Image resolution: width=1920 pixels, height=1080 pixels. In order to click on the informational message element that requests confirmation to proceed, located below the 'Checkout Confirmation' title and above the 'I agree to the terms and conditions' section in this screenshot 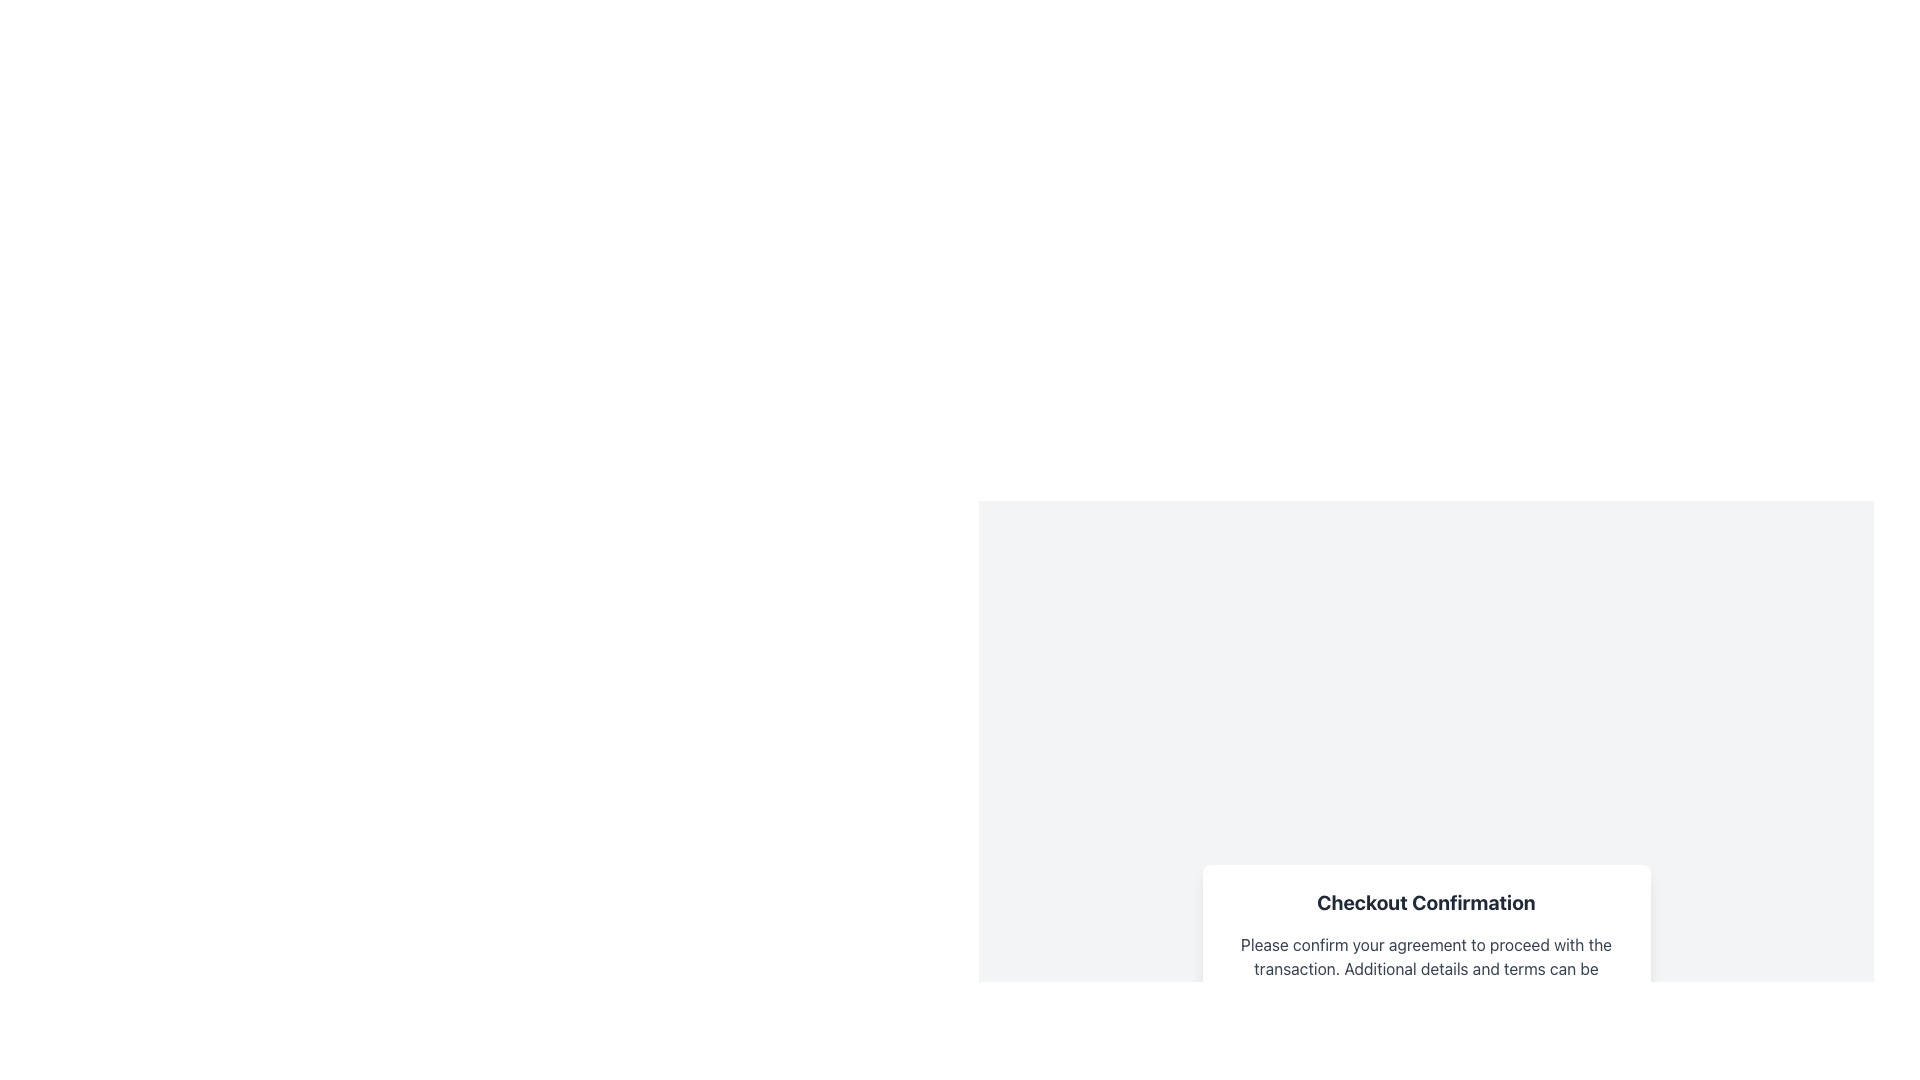, I will do `click(1425, 967)`.